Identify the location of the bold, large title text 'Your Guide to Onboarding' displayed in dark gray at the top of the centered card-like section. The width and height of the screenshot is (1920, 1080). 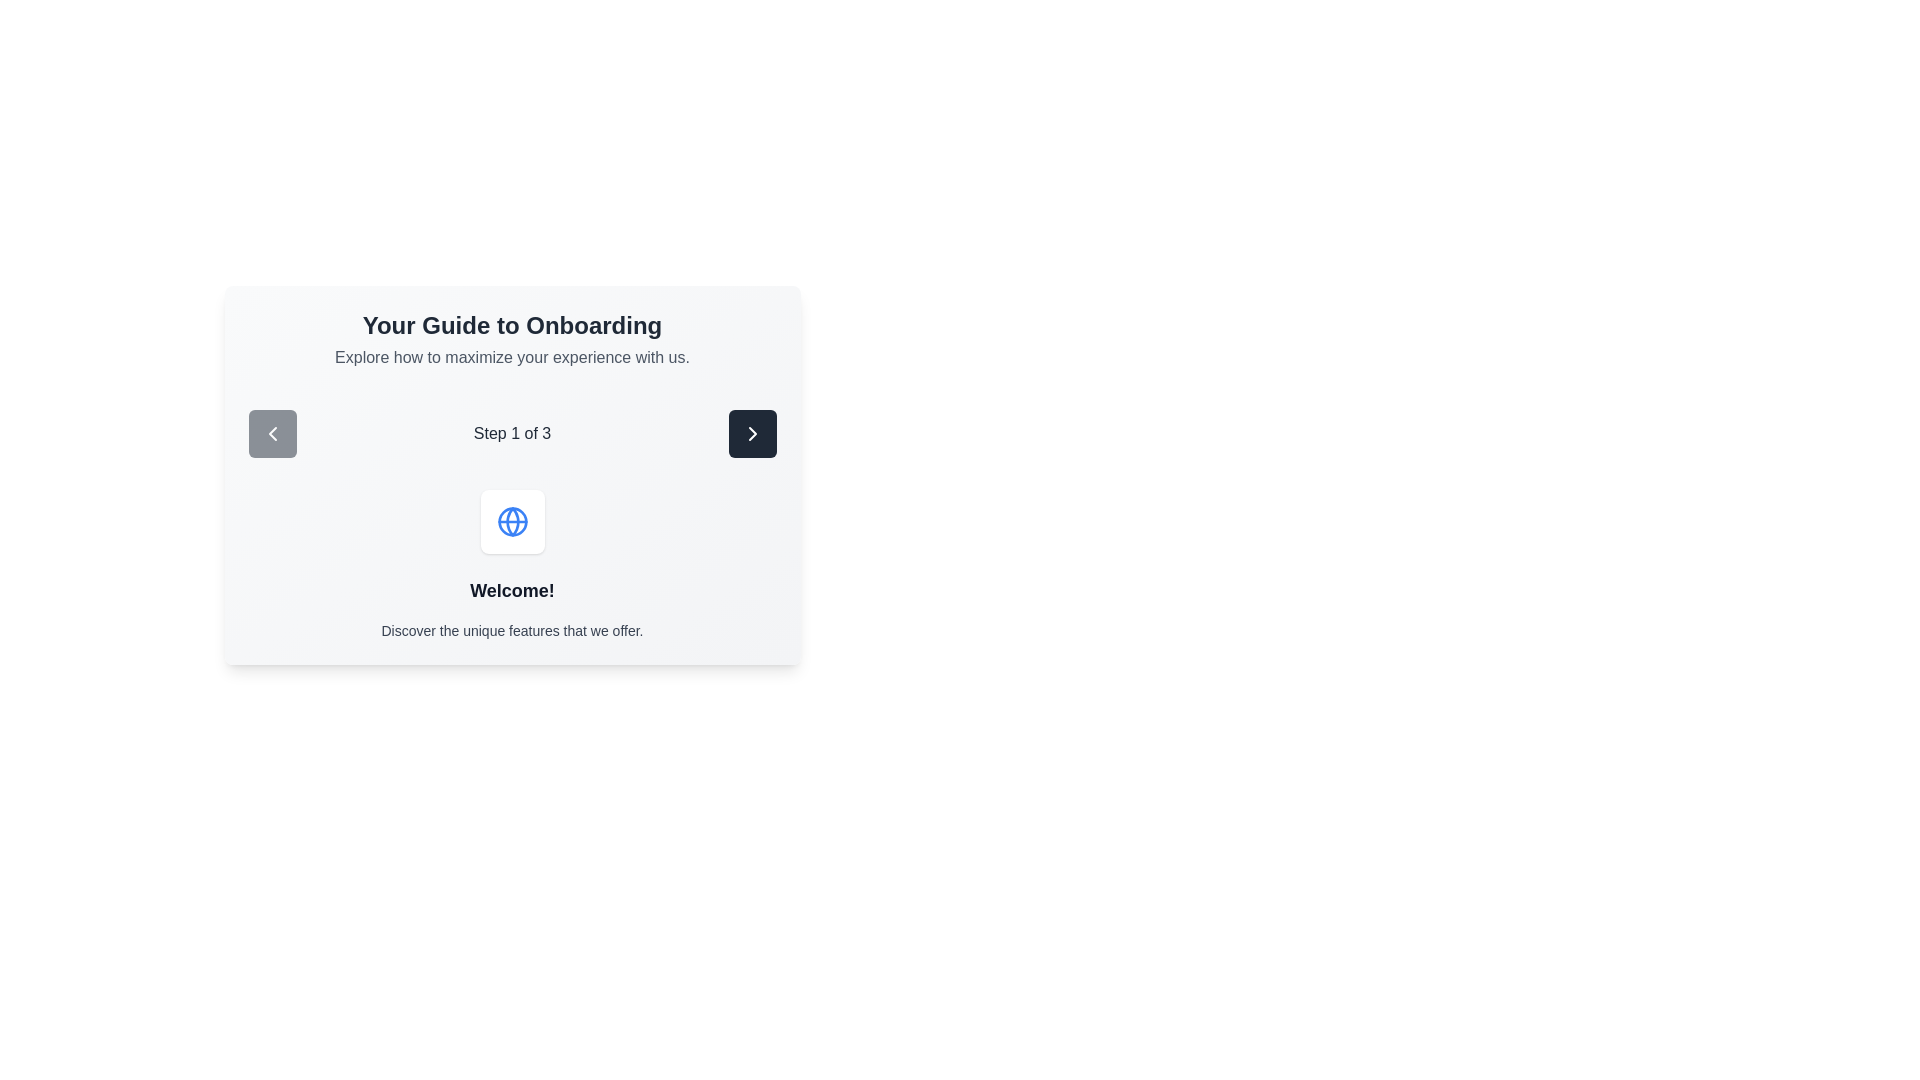
(512, 325).